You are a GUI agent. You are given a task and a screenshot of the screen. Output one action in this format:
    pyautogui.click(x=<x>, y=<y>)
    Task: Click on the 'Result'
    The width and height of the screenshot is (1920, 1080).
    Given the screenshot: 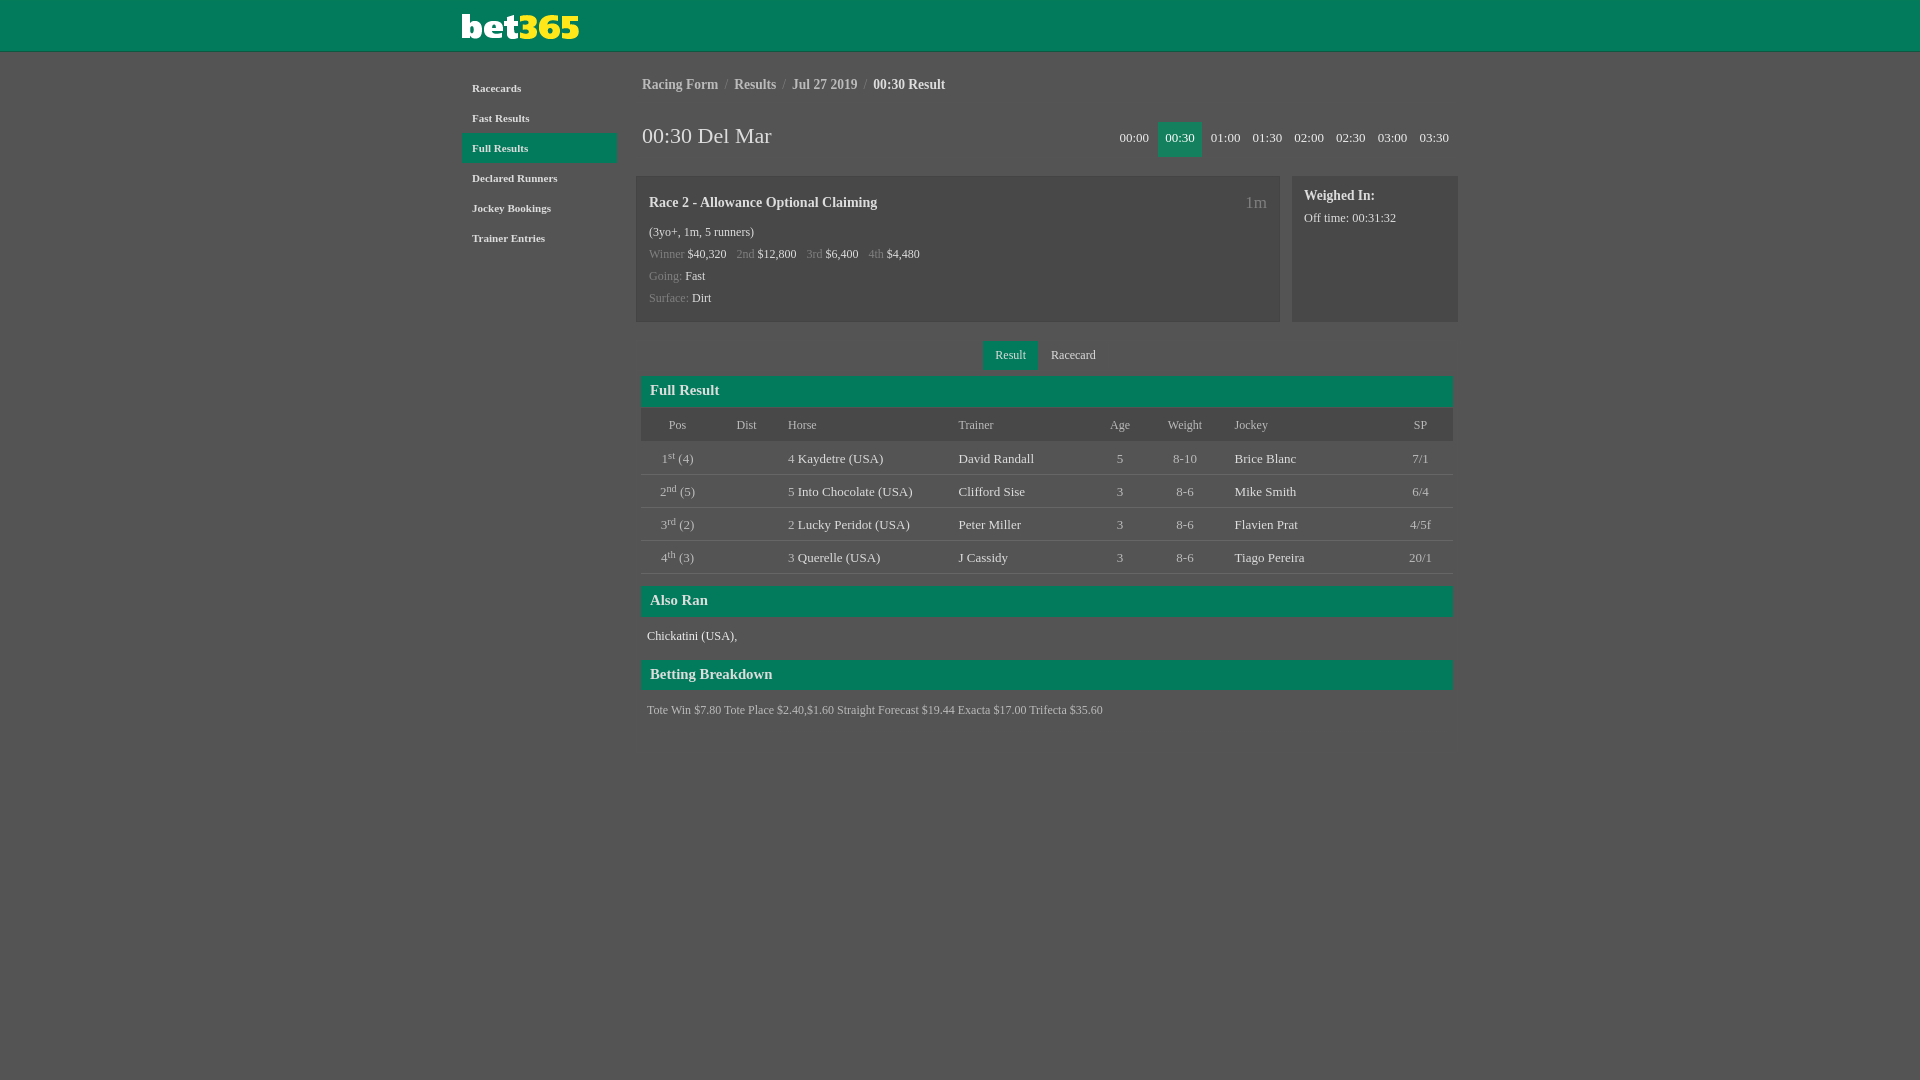 What is the action you would take?
    pyautogui.click(x=1010, y=354)
    